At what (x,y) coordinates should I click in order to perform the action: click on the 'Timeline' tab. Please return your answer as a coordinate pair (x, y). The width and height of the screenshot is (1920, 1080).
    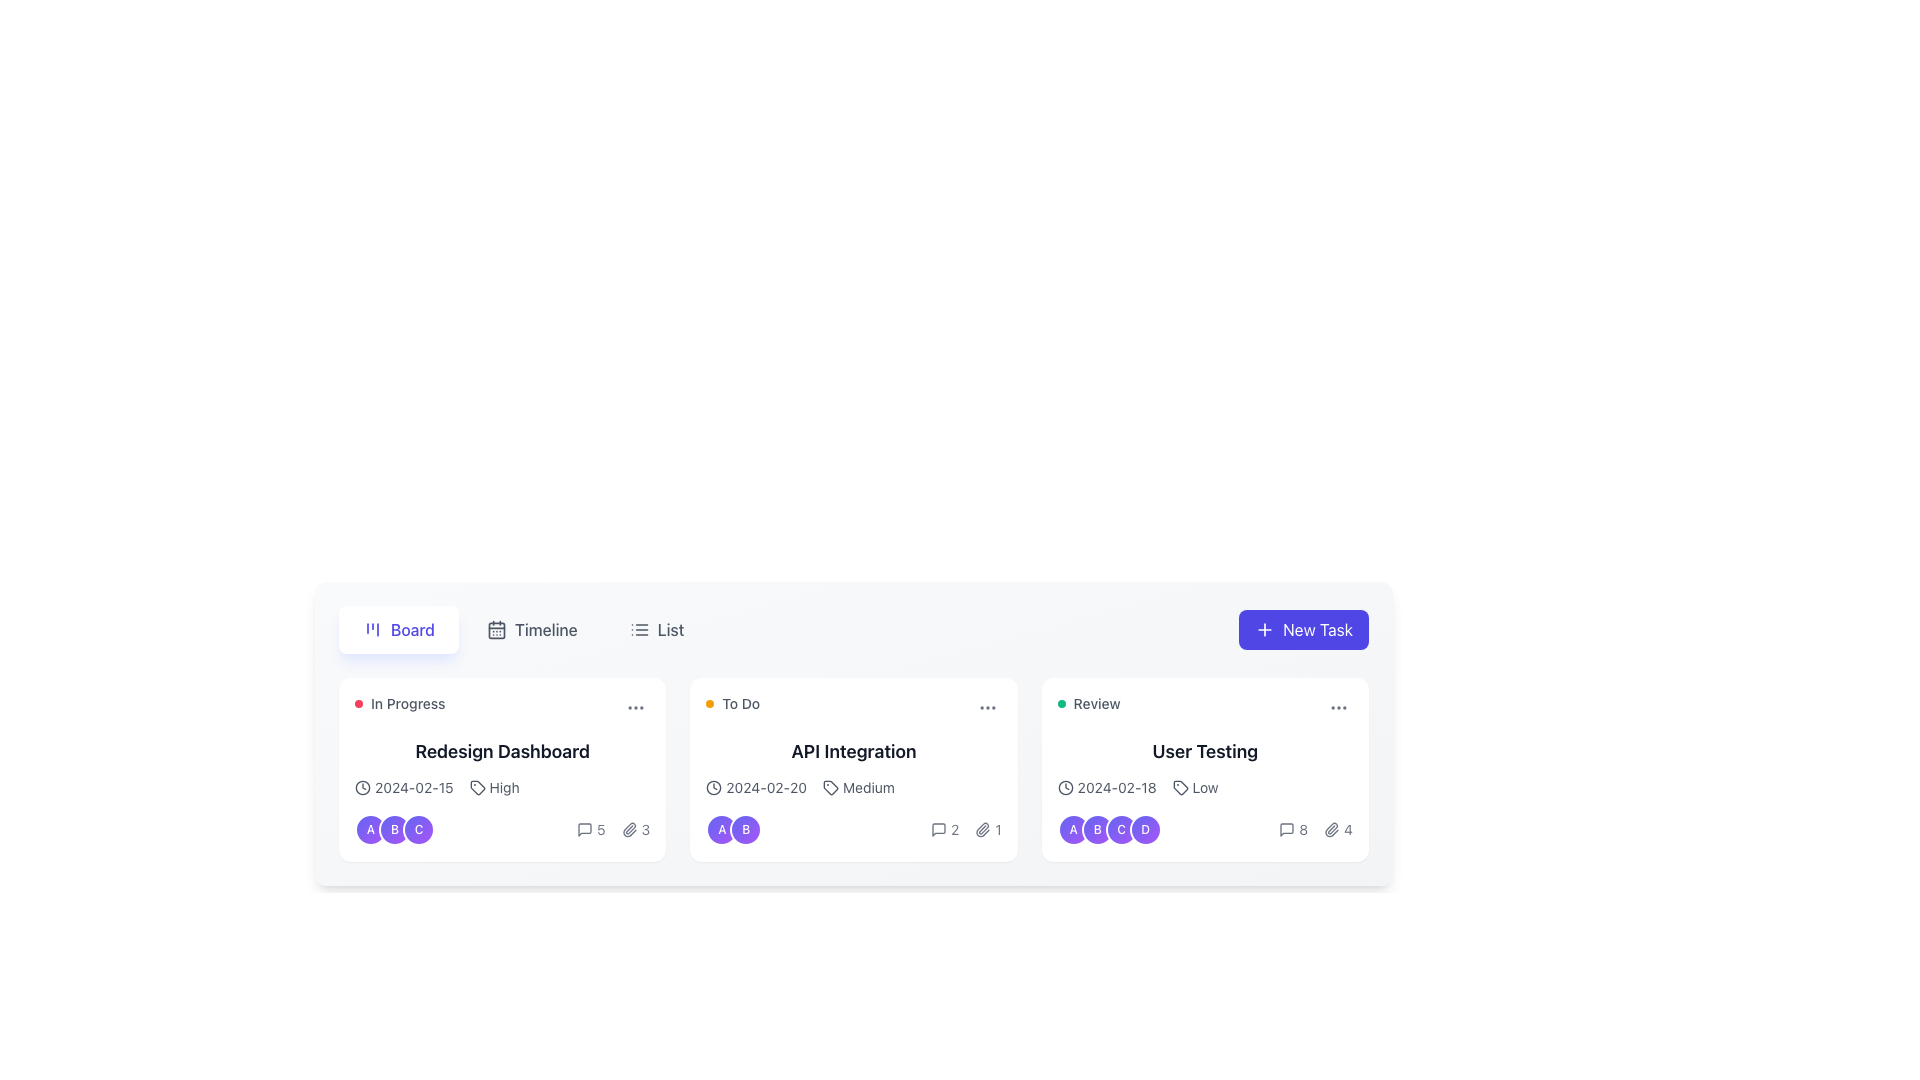
    Looking at the image, I should click on (523, 628).